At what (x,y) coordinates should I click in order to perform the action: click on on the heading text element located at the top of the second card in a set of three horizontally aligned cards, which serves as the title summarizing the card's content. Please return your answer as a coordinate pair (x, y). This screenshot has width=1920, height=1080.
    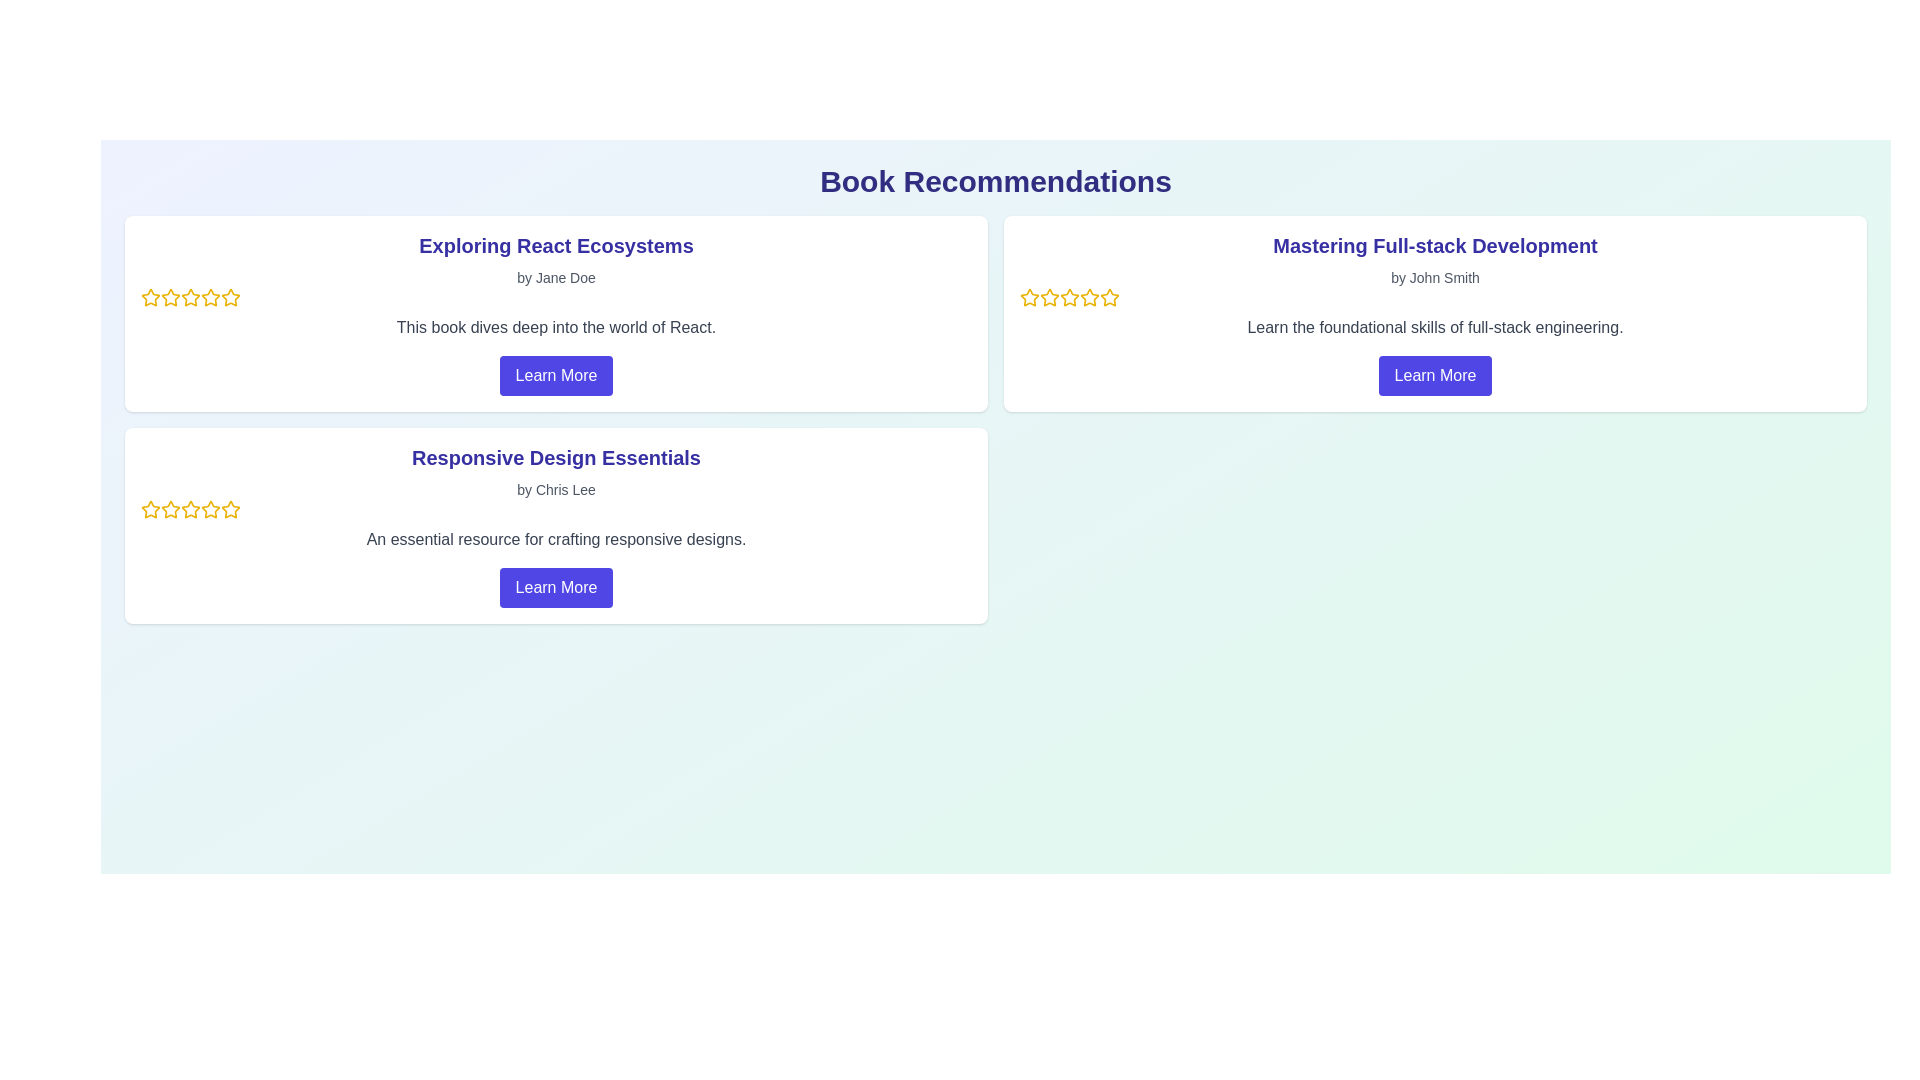
    Looking at the image, I should click on (556, 458).